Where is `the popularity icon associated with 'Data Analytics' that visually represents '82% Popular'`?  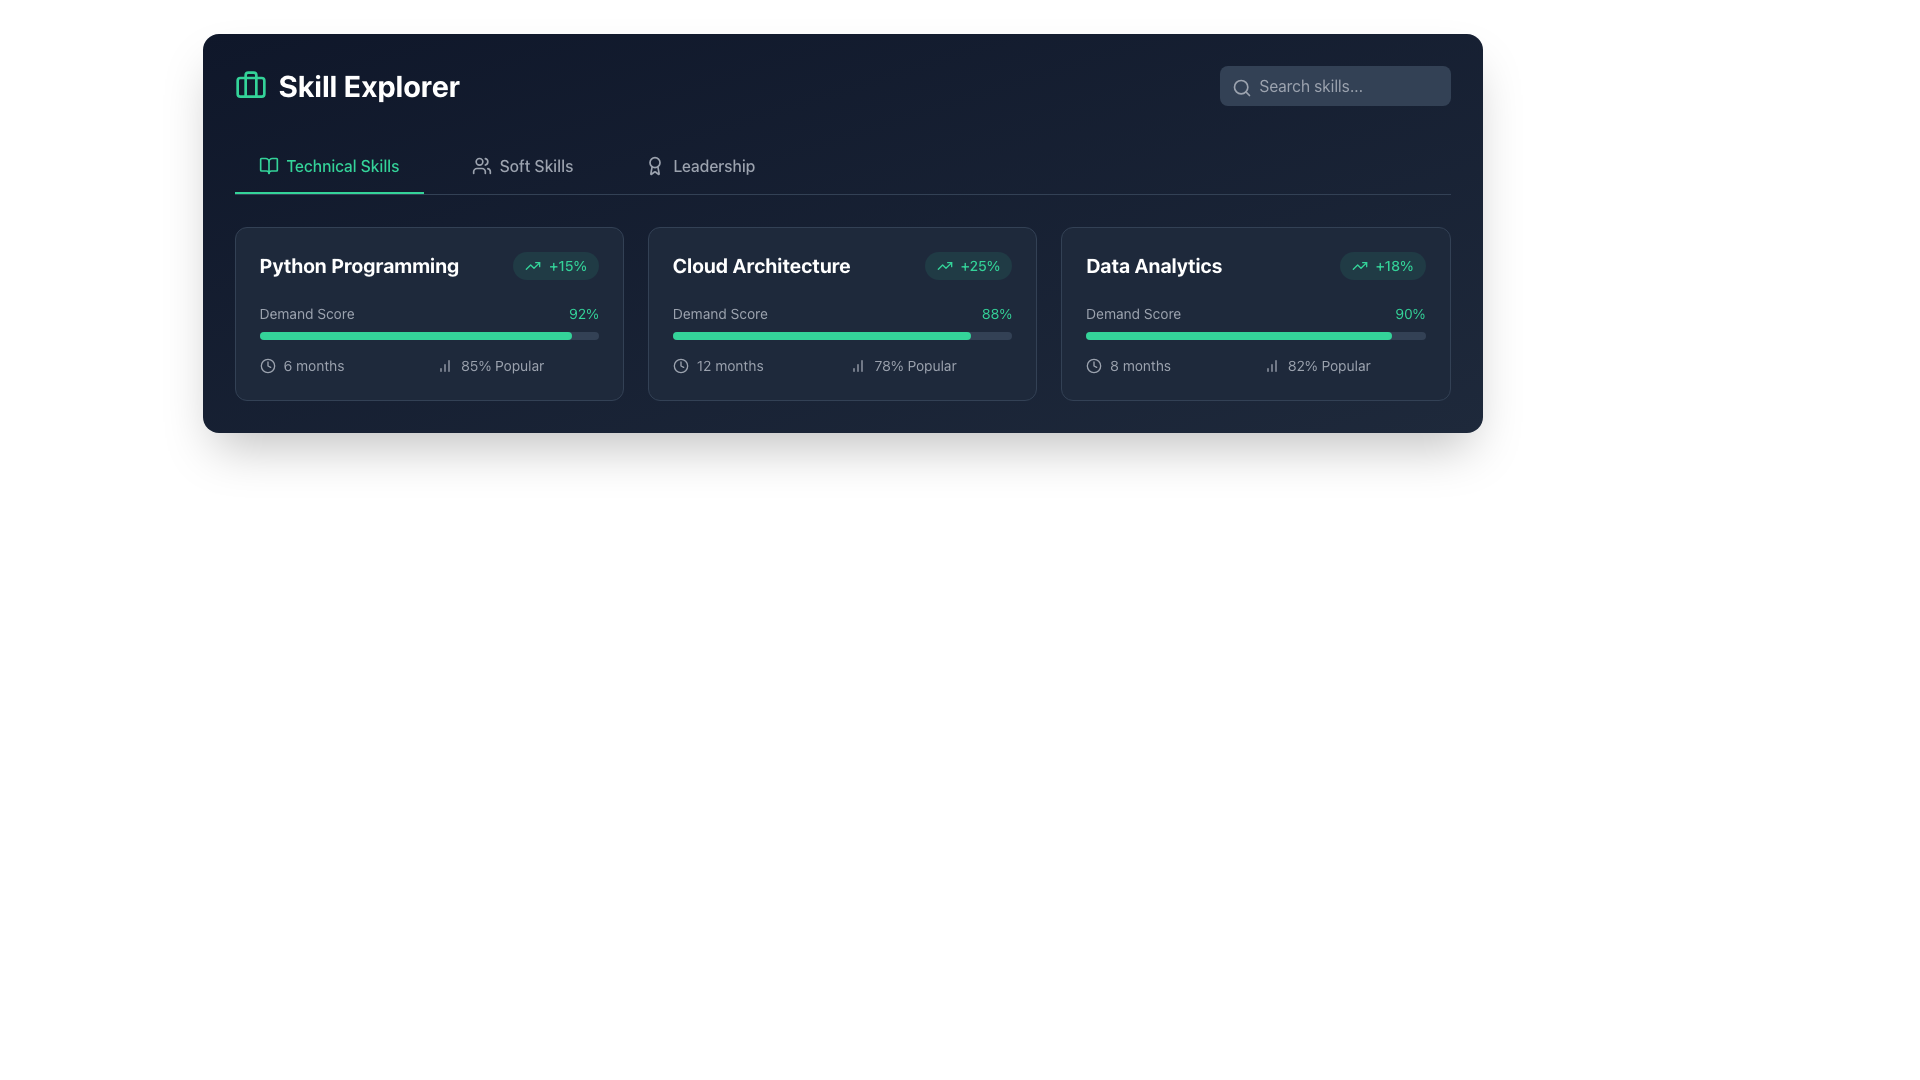 the popularity icon associated with 'Data Analytics' that visually represents '82% Popular' is located at coordinates (1270, 366).